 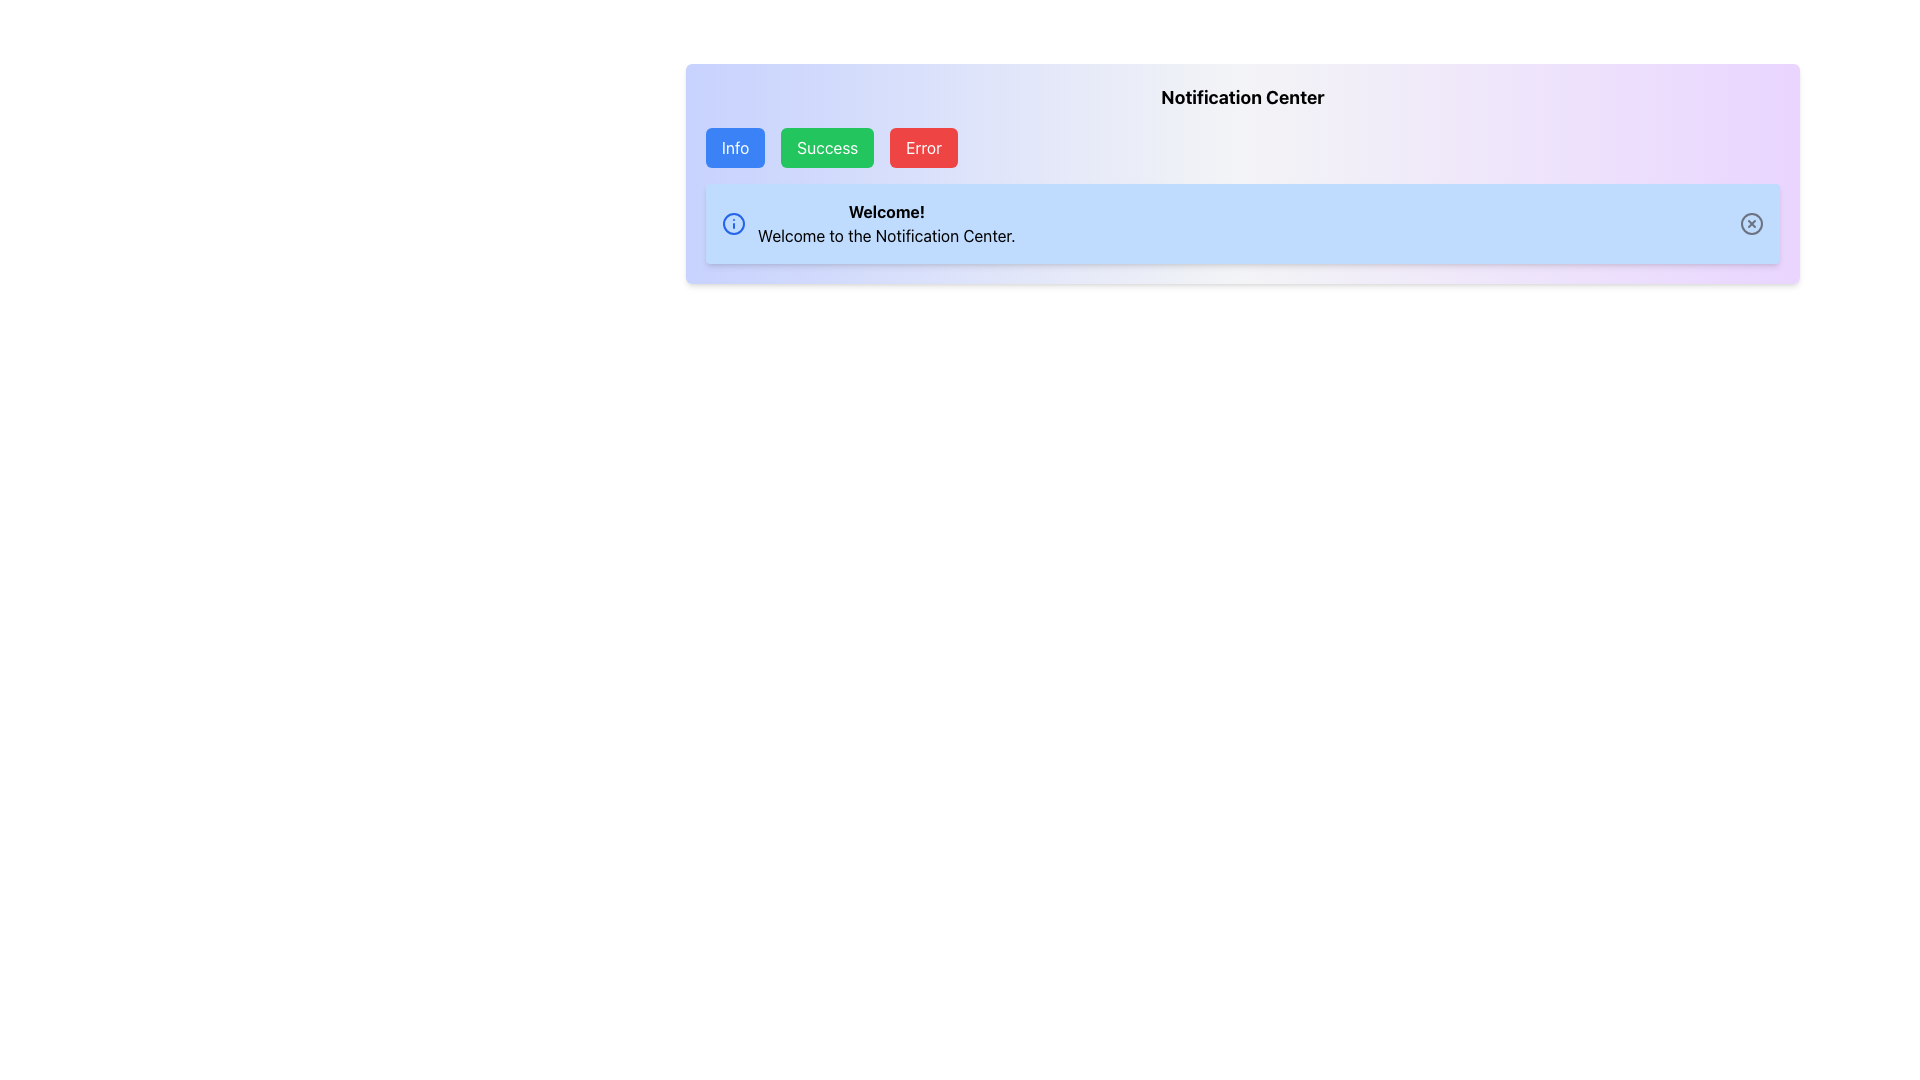 What do you see at coordinates (885, 212) in the screenshot?
I see `the title text element that welcomes the user to the Notification Center, located in the upper-left side of the light blue box` at bounding box center [885, 212].